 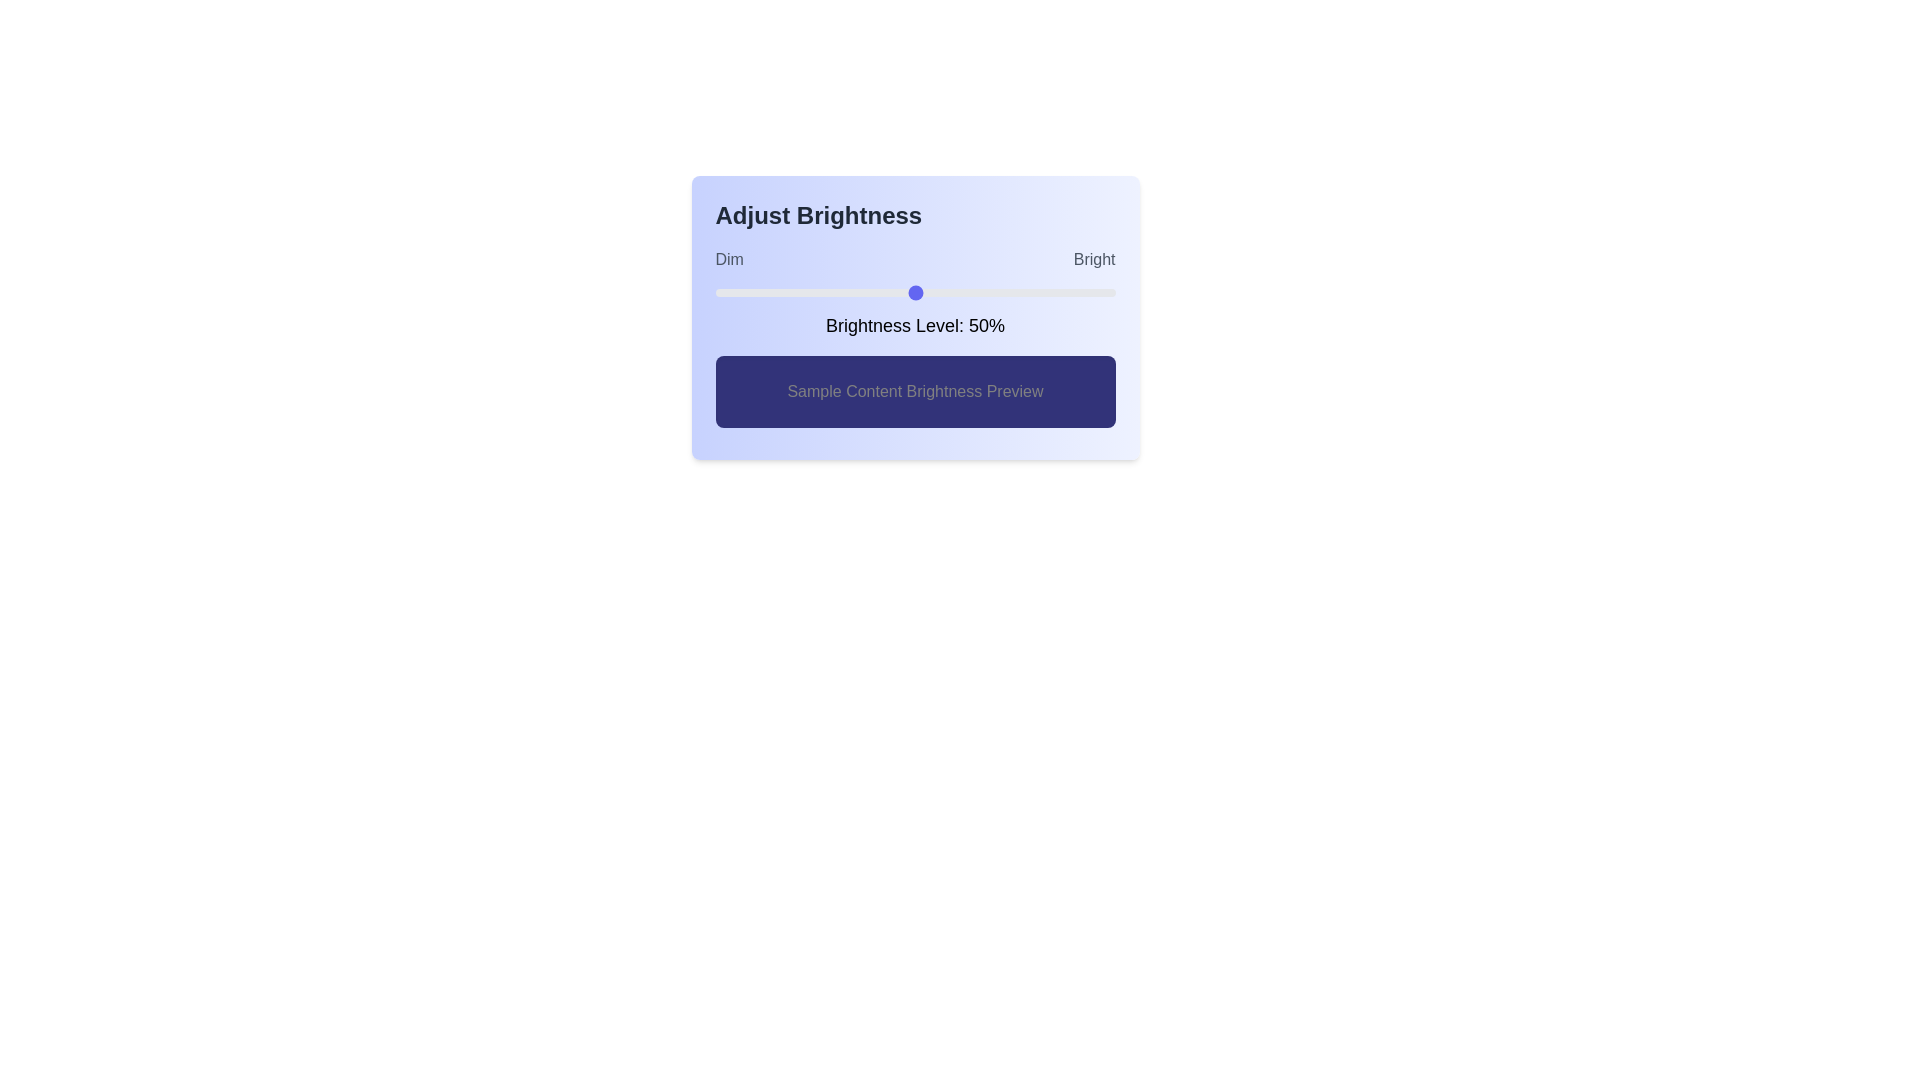 I want to click on the brightness level to 23% by dragging the slider, so click(x=807, y=293).